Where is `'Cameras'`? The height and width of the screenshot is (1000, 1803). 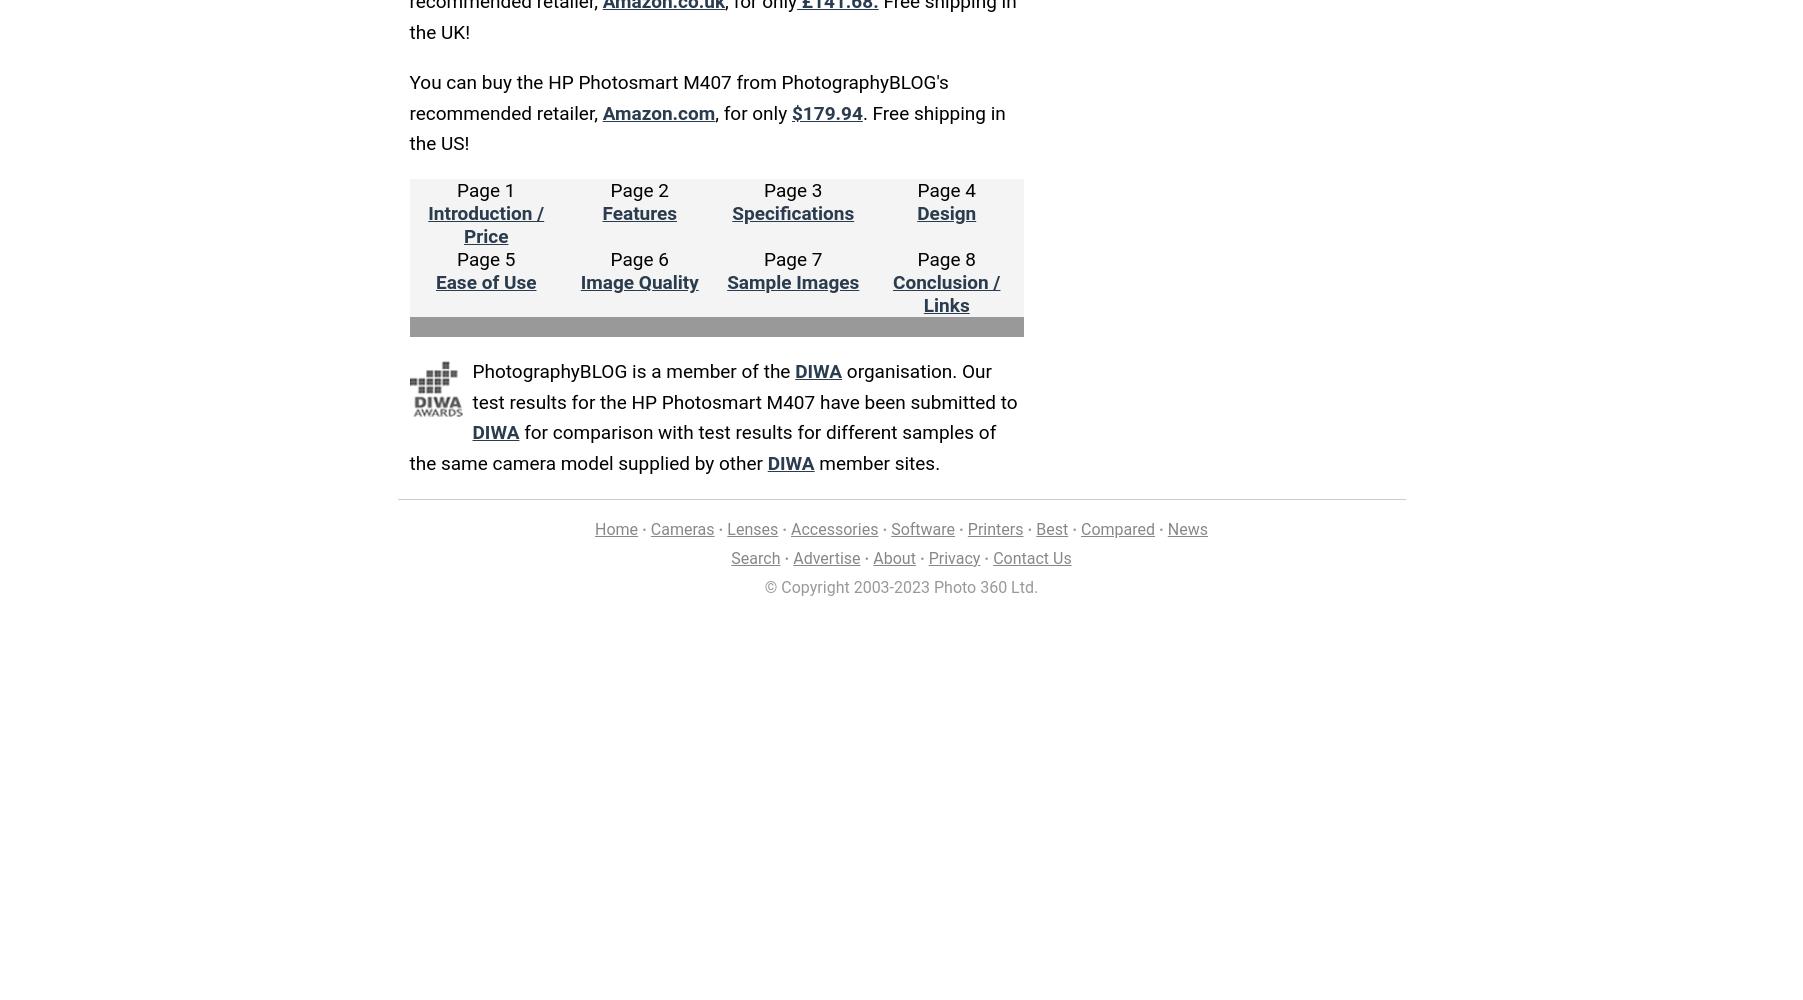 'Cameras' is located at coordinates (649, 528).